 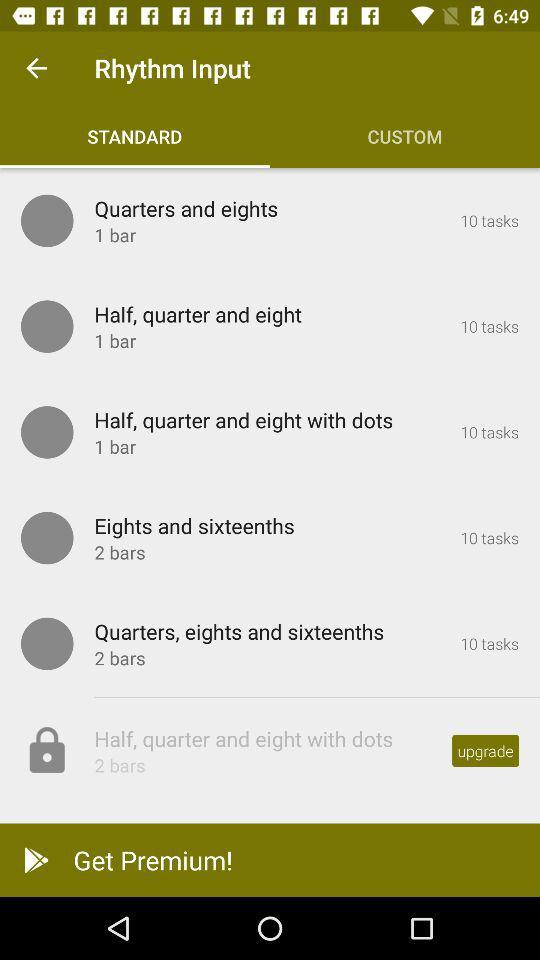 What do you see at coordinates (270, 859) in the screenshot?
I see `the item below the 2 bars item` at bounding box center [270, 859].